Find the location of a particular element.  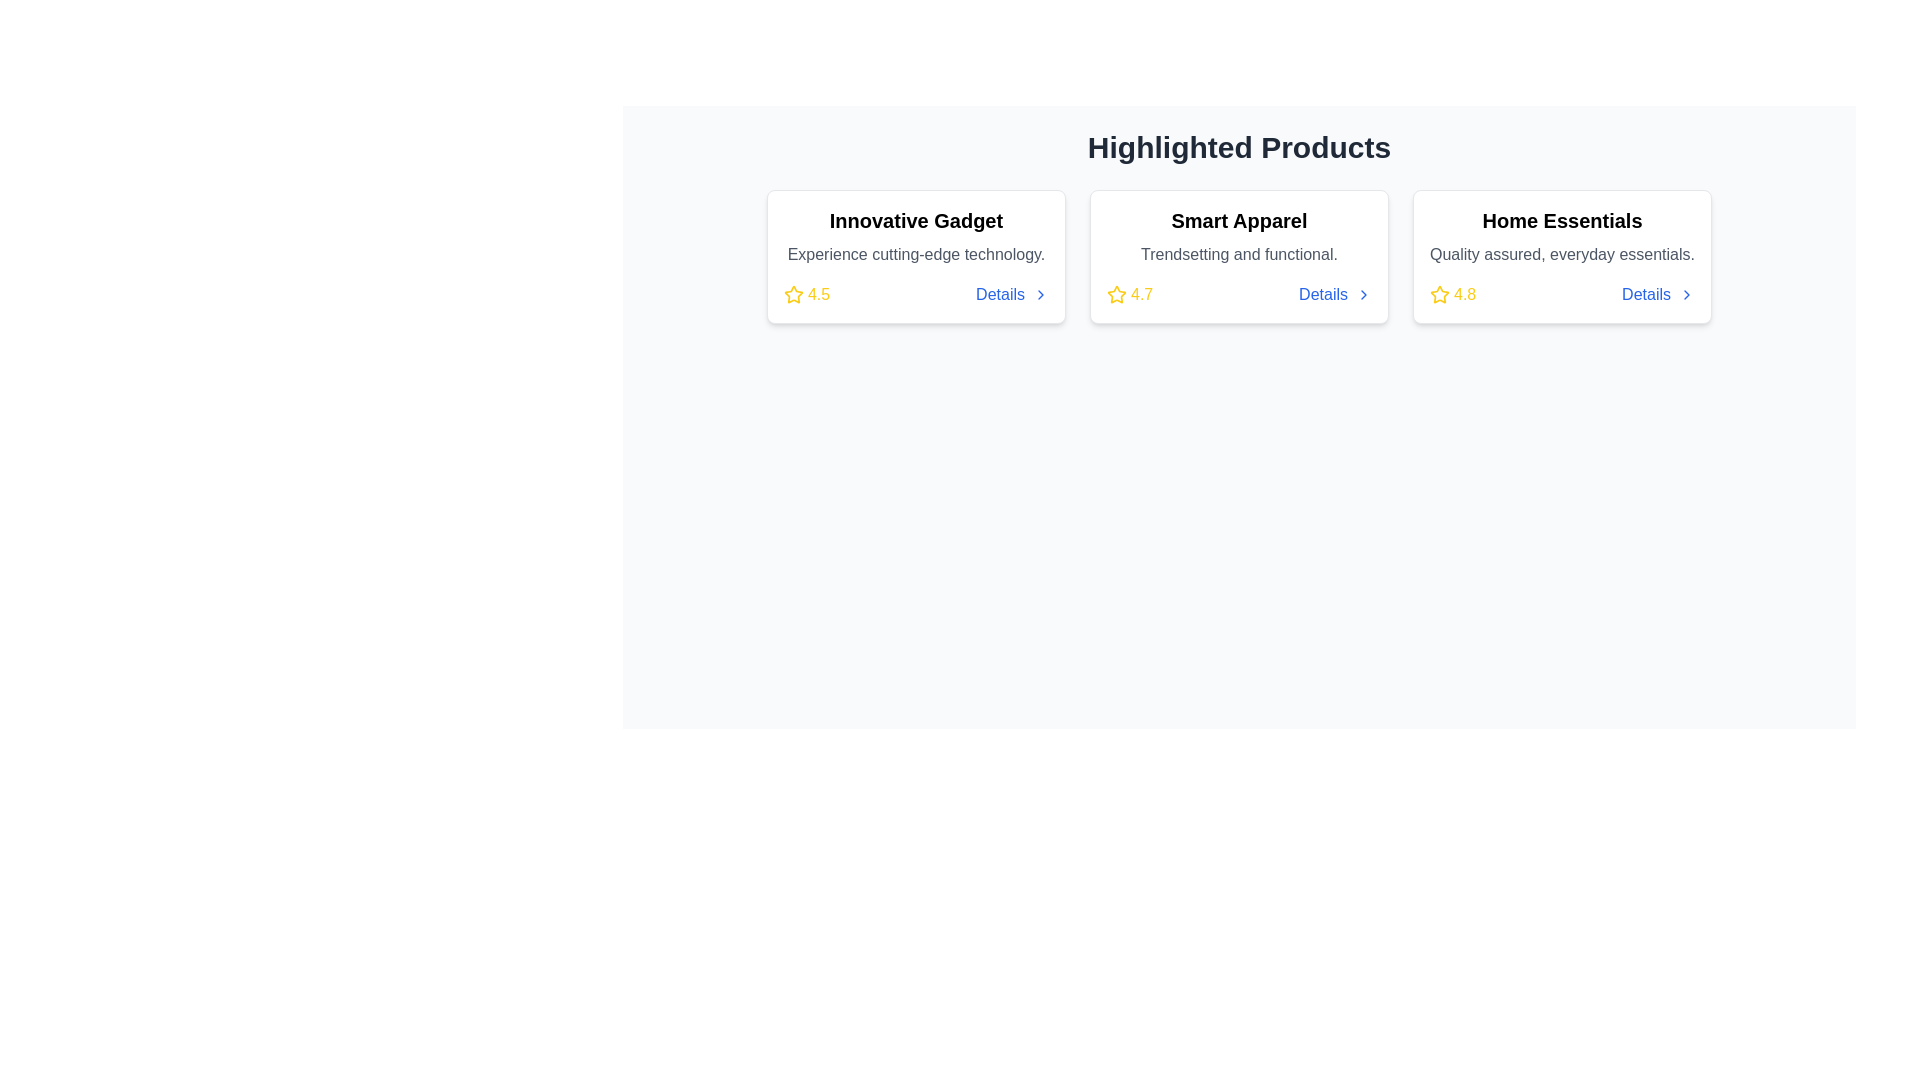

the static text element that reads 'Experience cutting-edge technology.' which is located within the first card on the page, directly below the heading 'Innovative Gadget' is located at coordinates (915, 253).